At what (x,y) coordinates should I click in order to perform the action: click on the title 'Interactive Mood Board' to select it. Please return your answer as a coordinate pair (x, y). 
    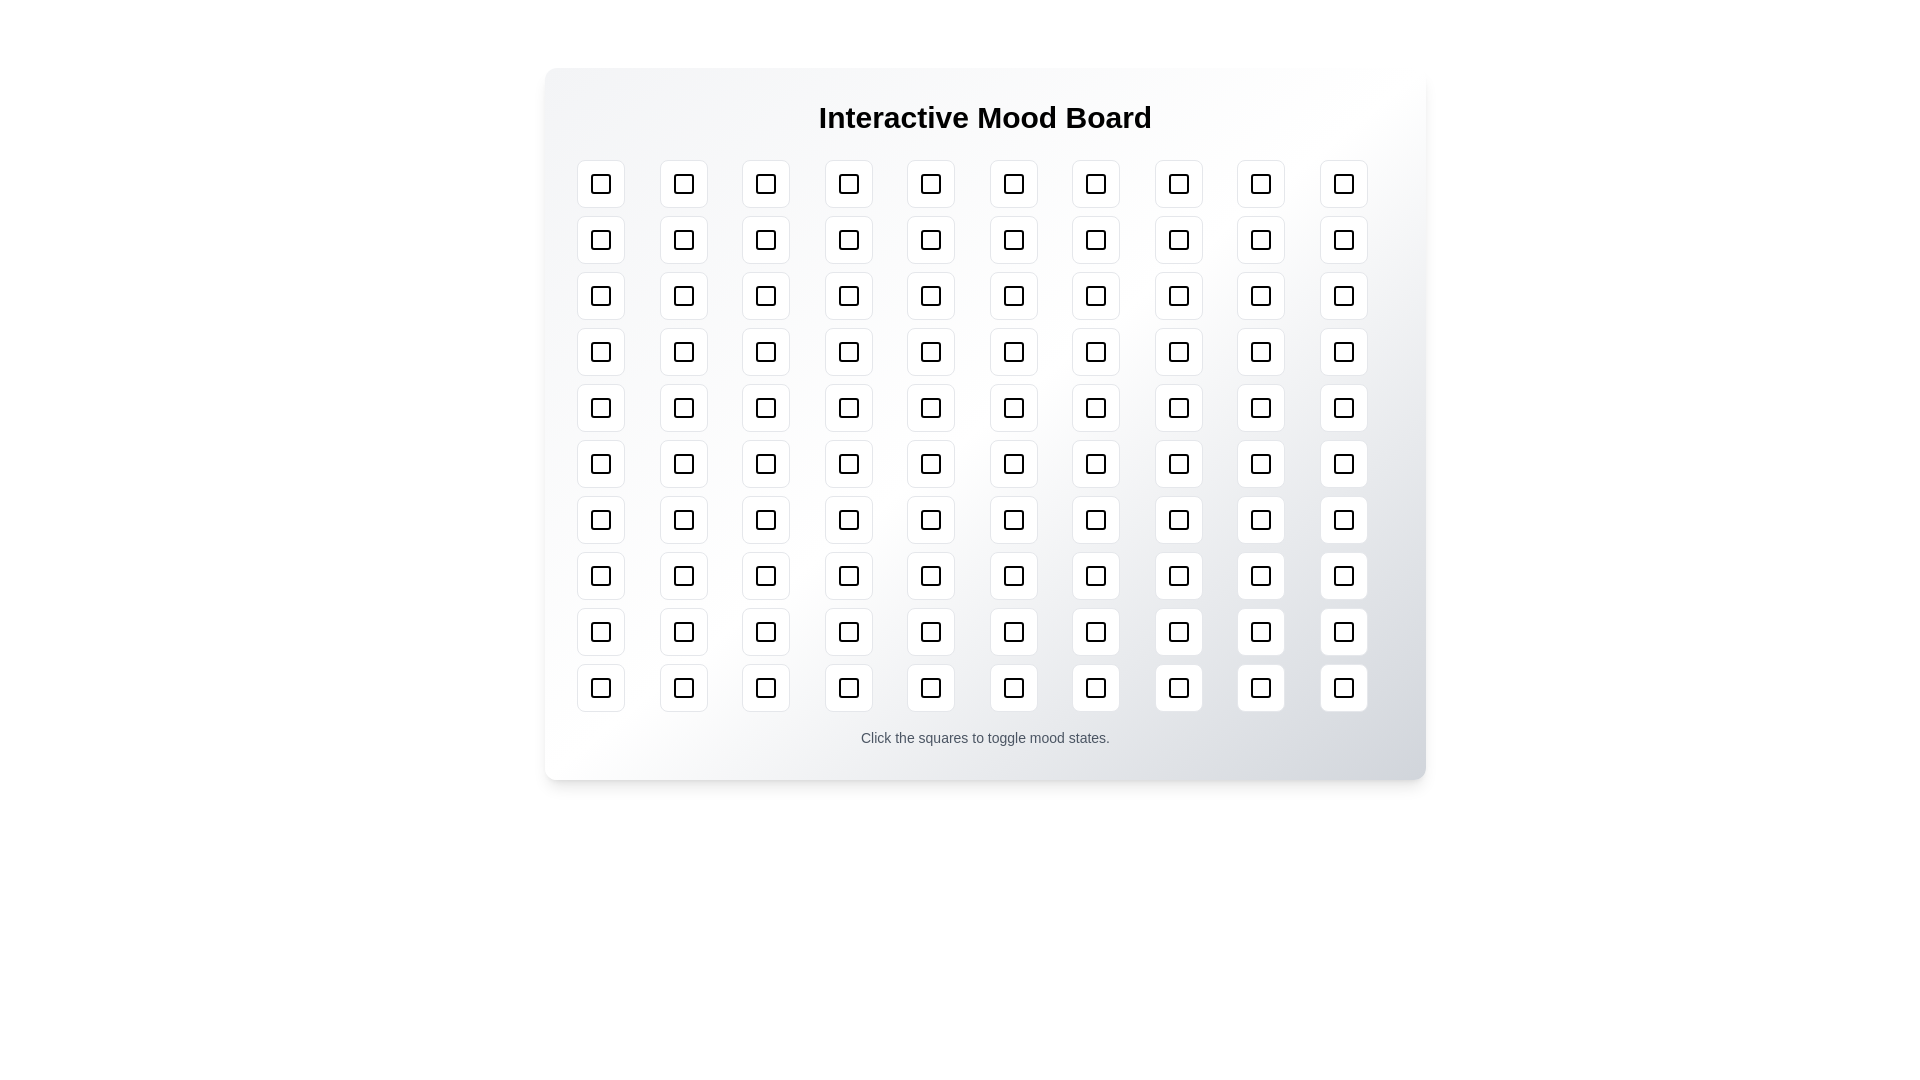
    Looking at the image, I should click on (985, 118).